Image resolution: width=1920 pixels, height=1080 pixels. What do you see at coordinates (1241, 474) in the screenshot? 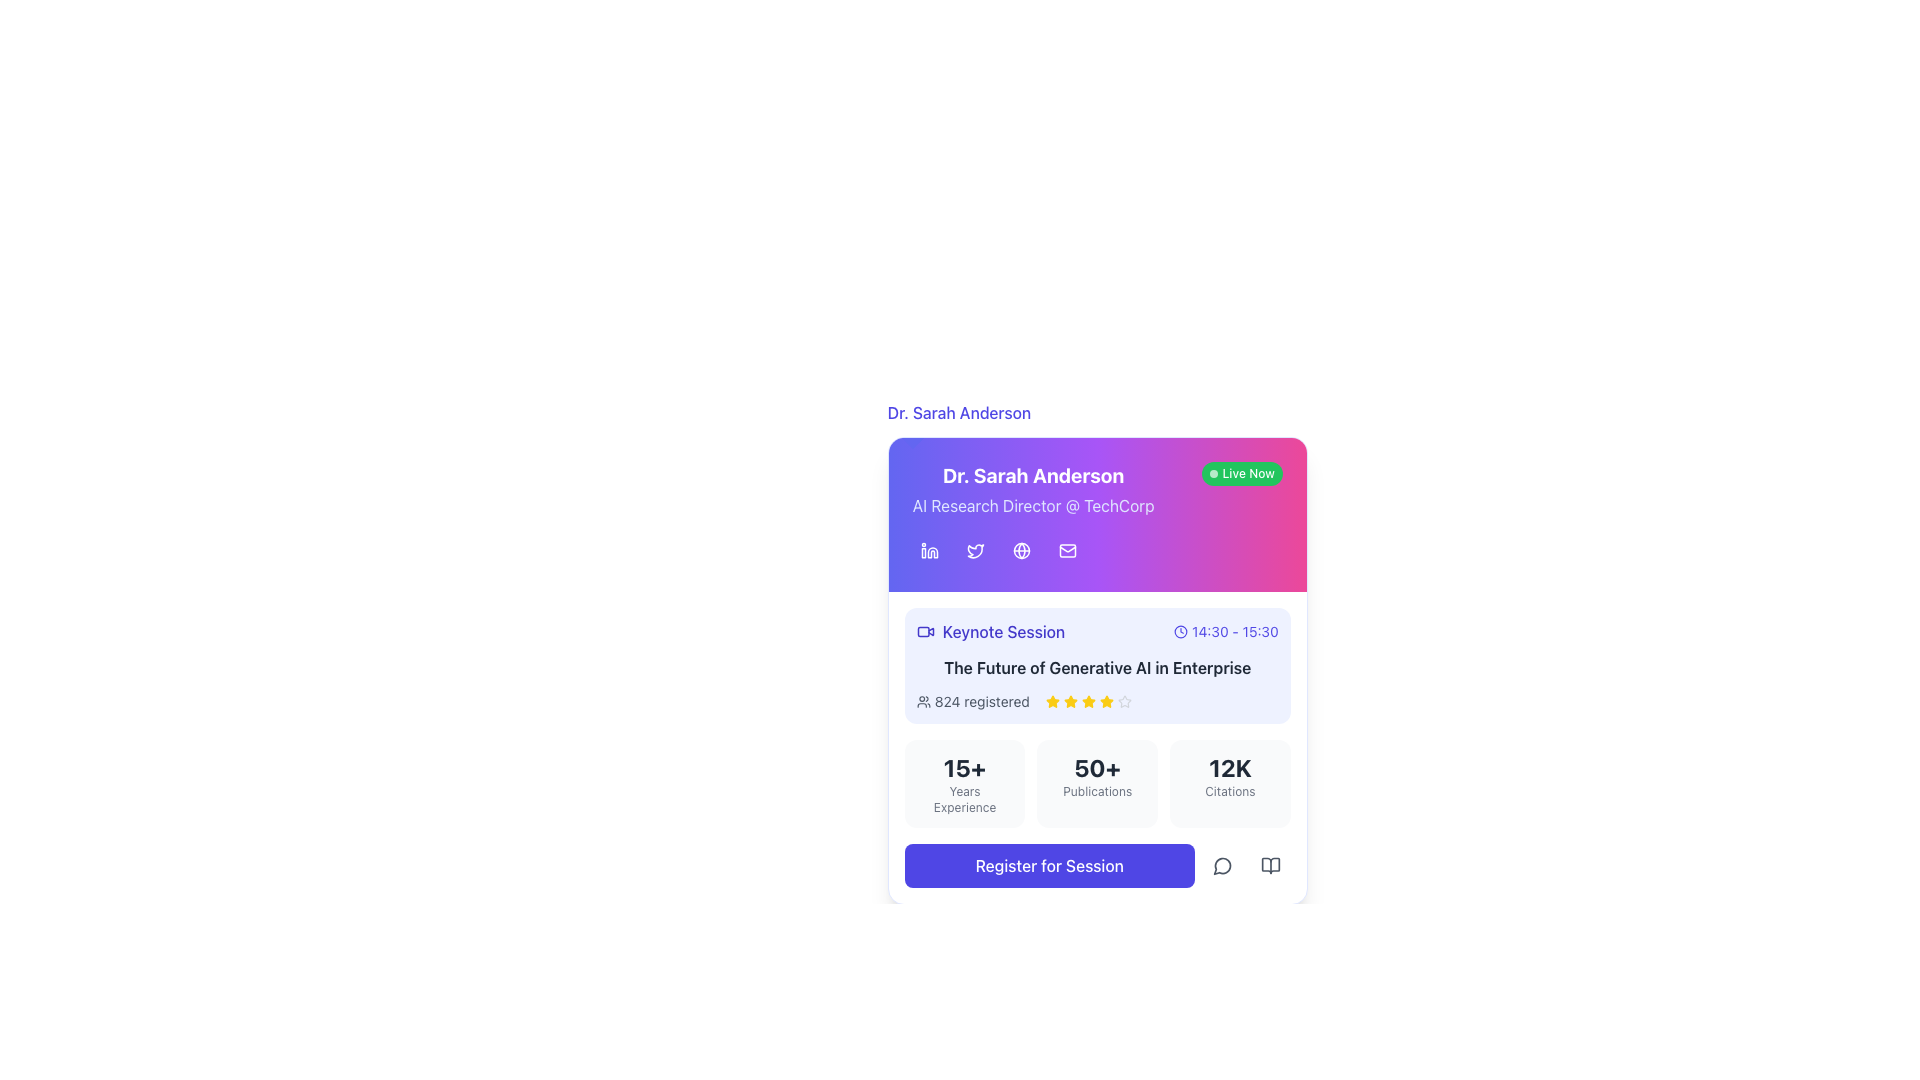
I see `the live status label located in the top-right corner of the card representing Dr. Sarah Anderson, indicating live content` at bounding box center [1241, 474].